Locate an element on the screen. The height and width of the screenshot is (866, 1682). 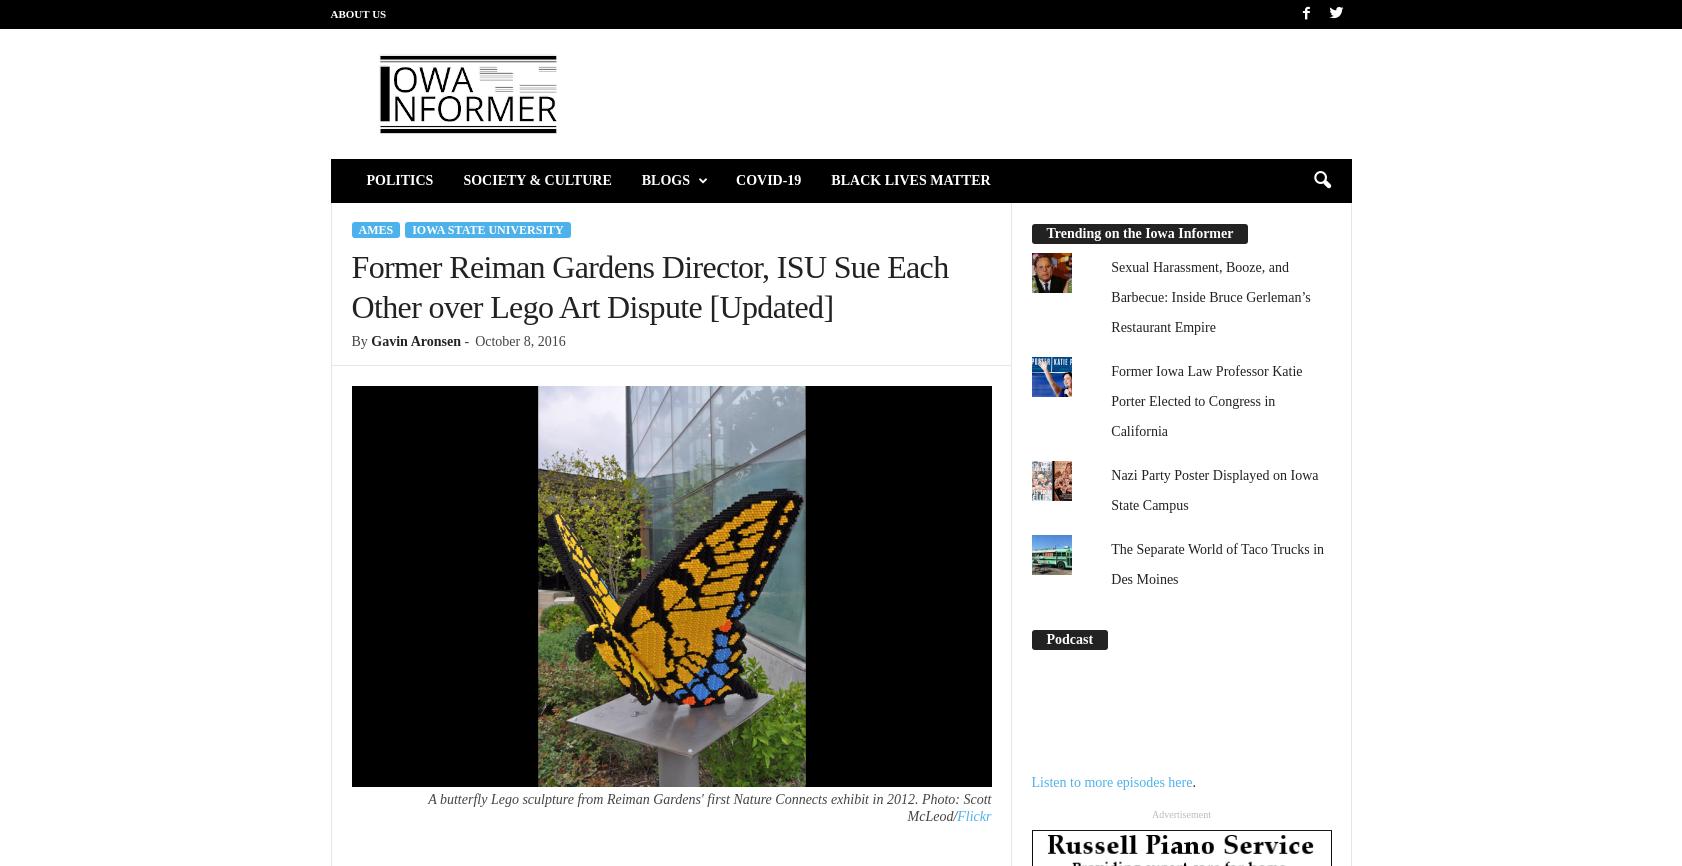
'Iowa State University' is located at coordinates (487, 229).